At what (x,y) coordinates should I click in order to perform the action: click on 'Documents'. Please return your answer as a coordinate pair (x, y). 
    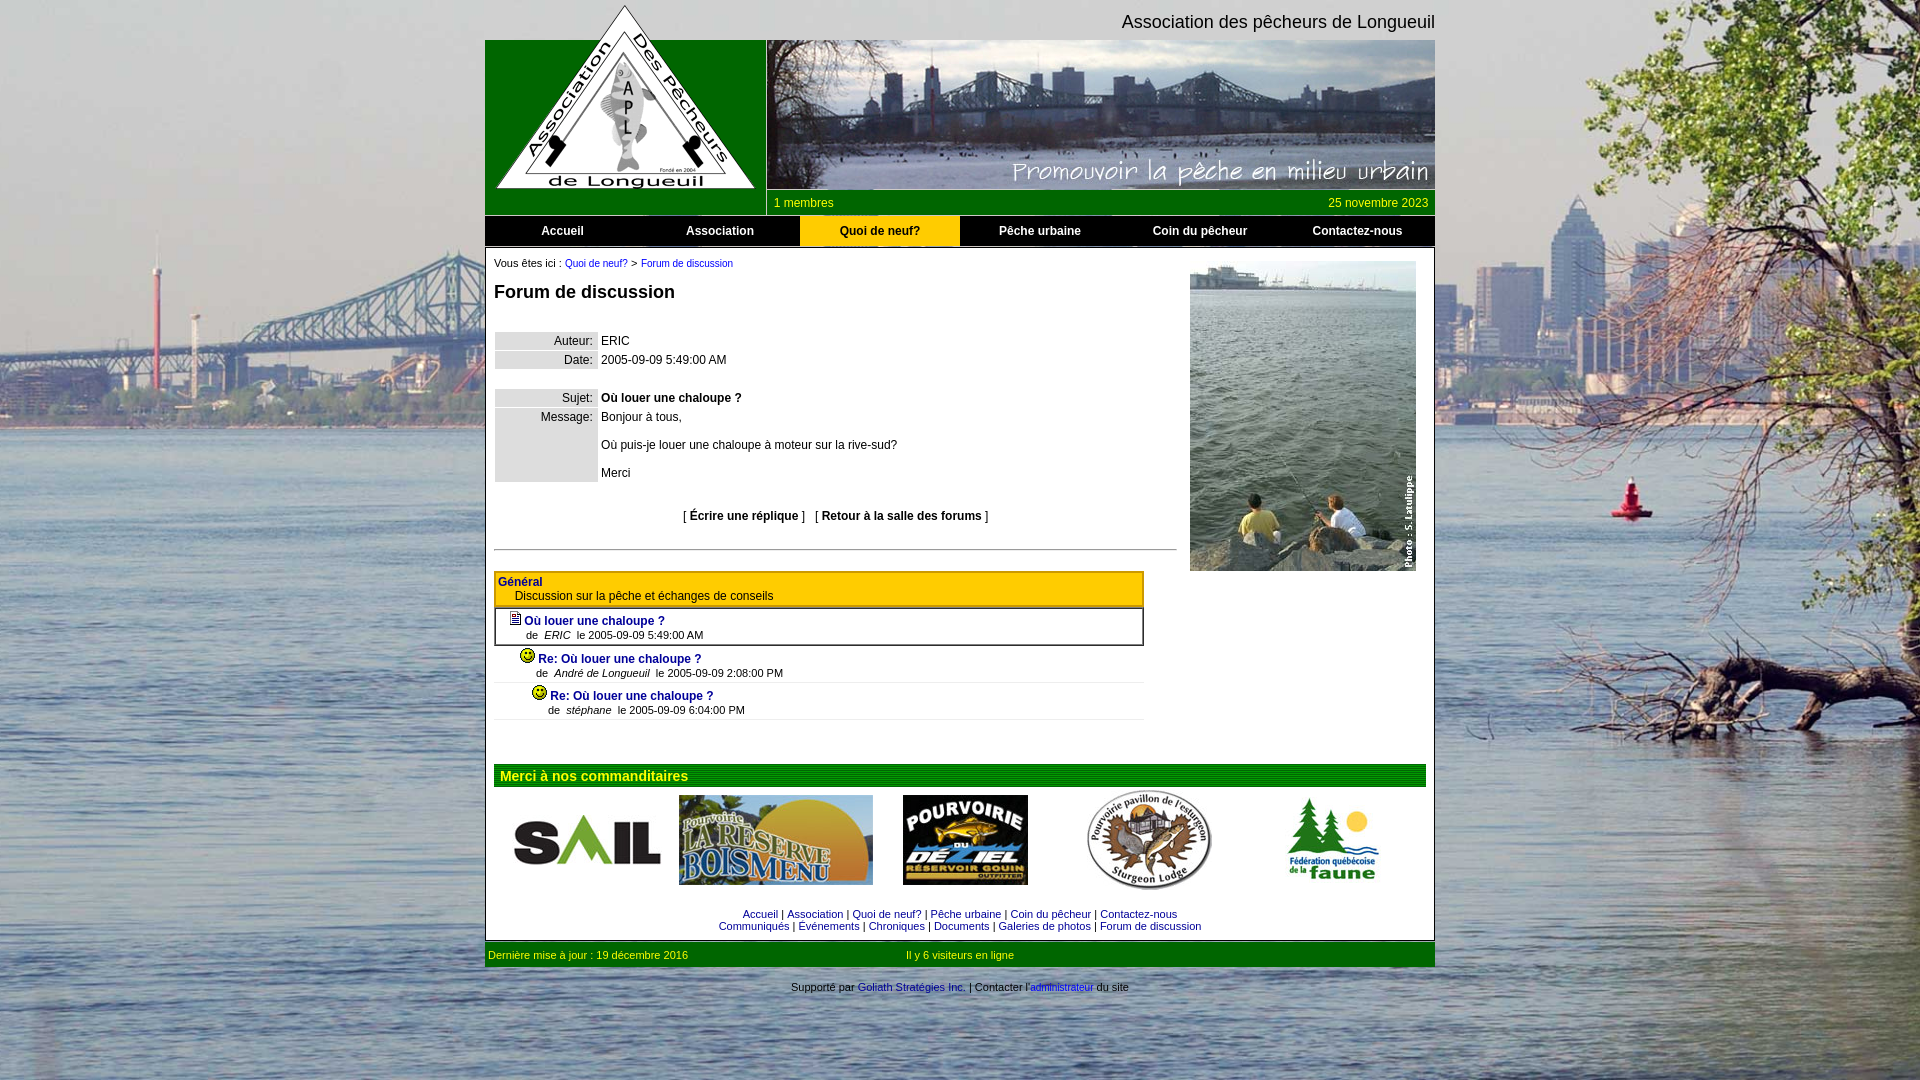
    Looking at the image, I should click on (961, 925).